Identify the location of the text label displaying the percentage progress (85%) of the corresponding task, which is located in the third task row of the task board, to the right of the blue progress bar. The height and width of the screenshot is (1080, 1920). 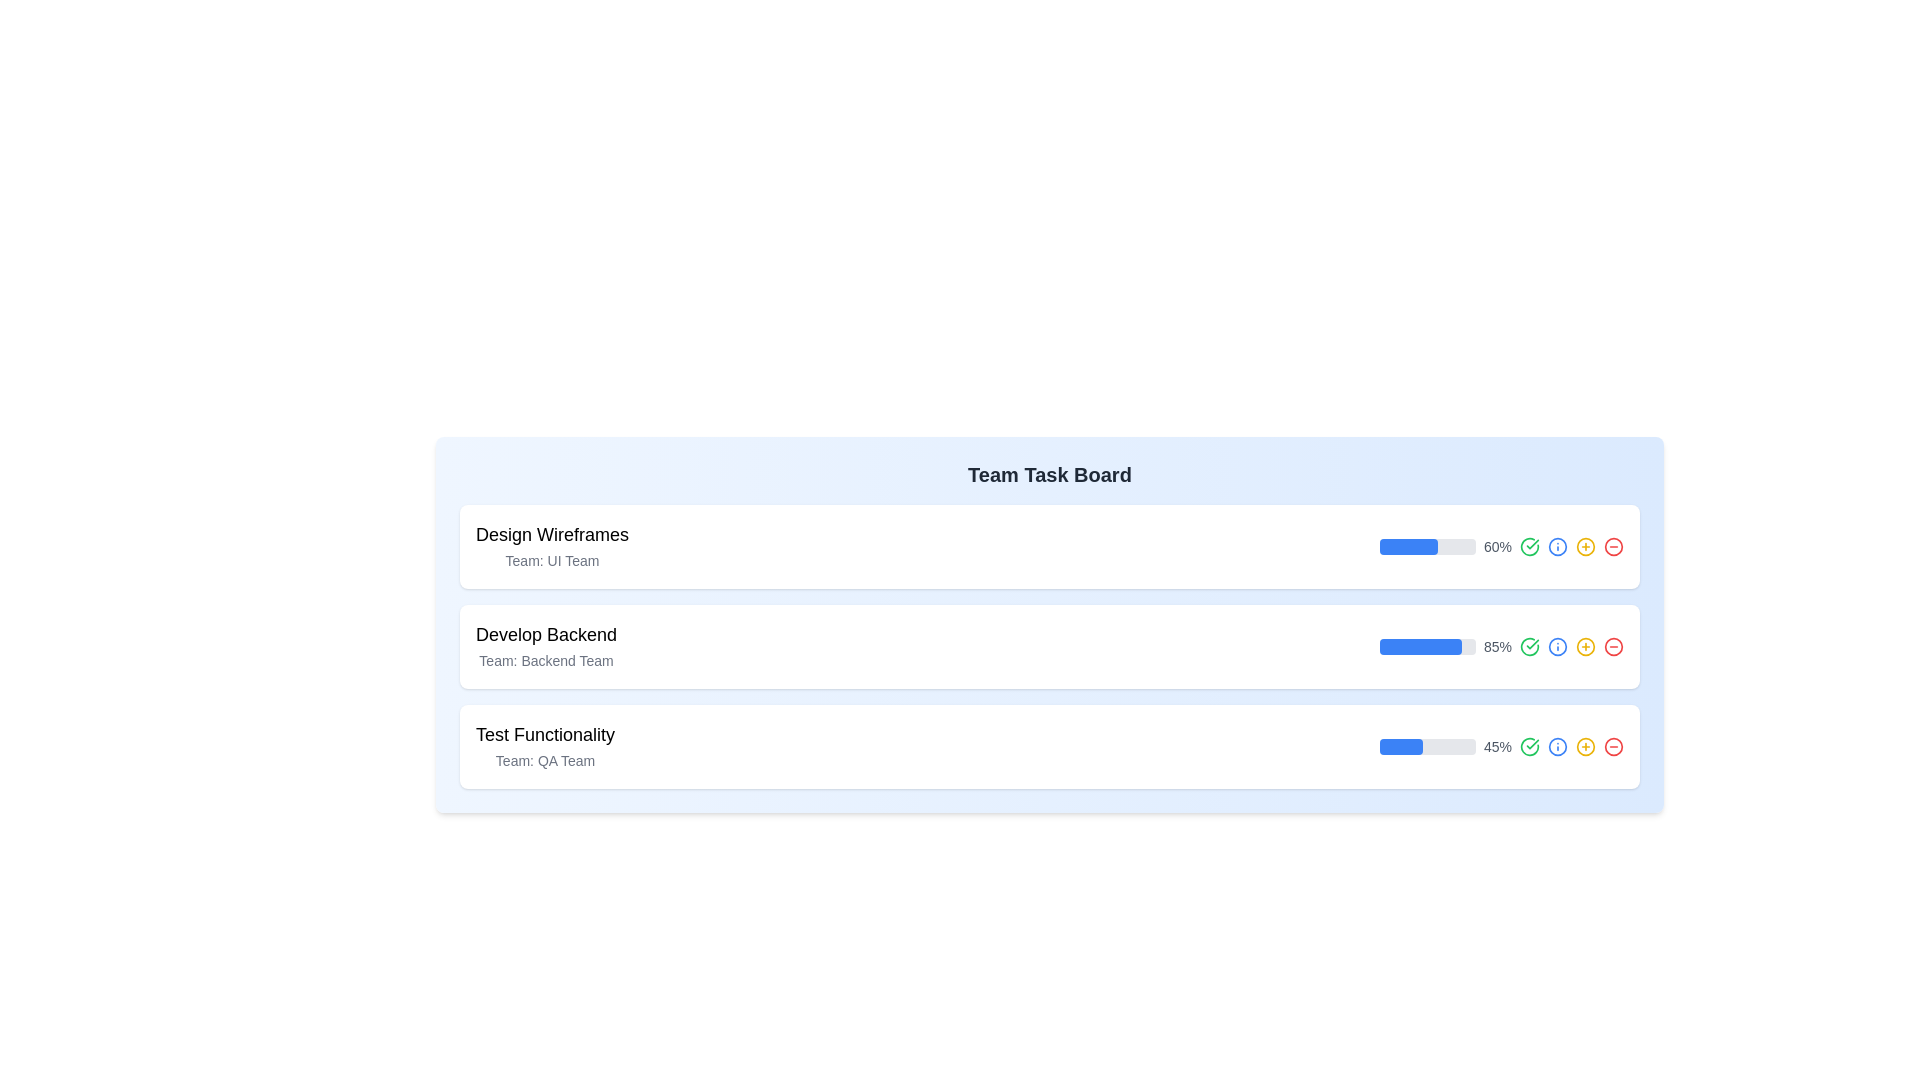
(1497, 647).